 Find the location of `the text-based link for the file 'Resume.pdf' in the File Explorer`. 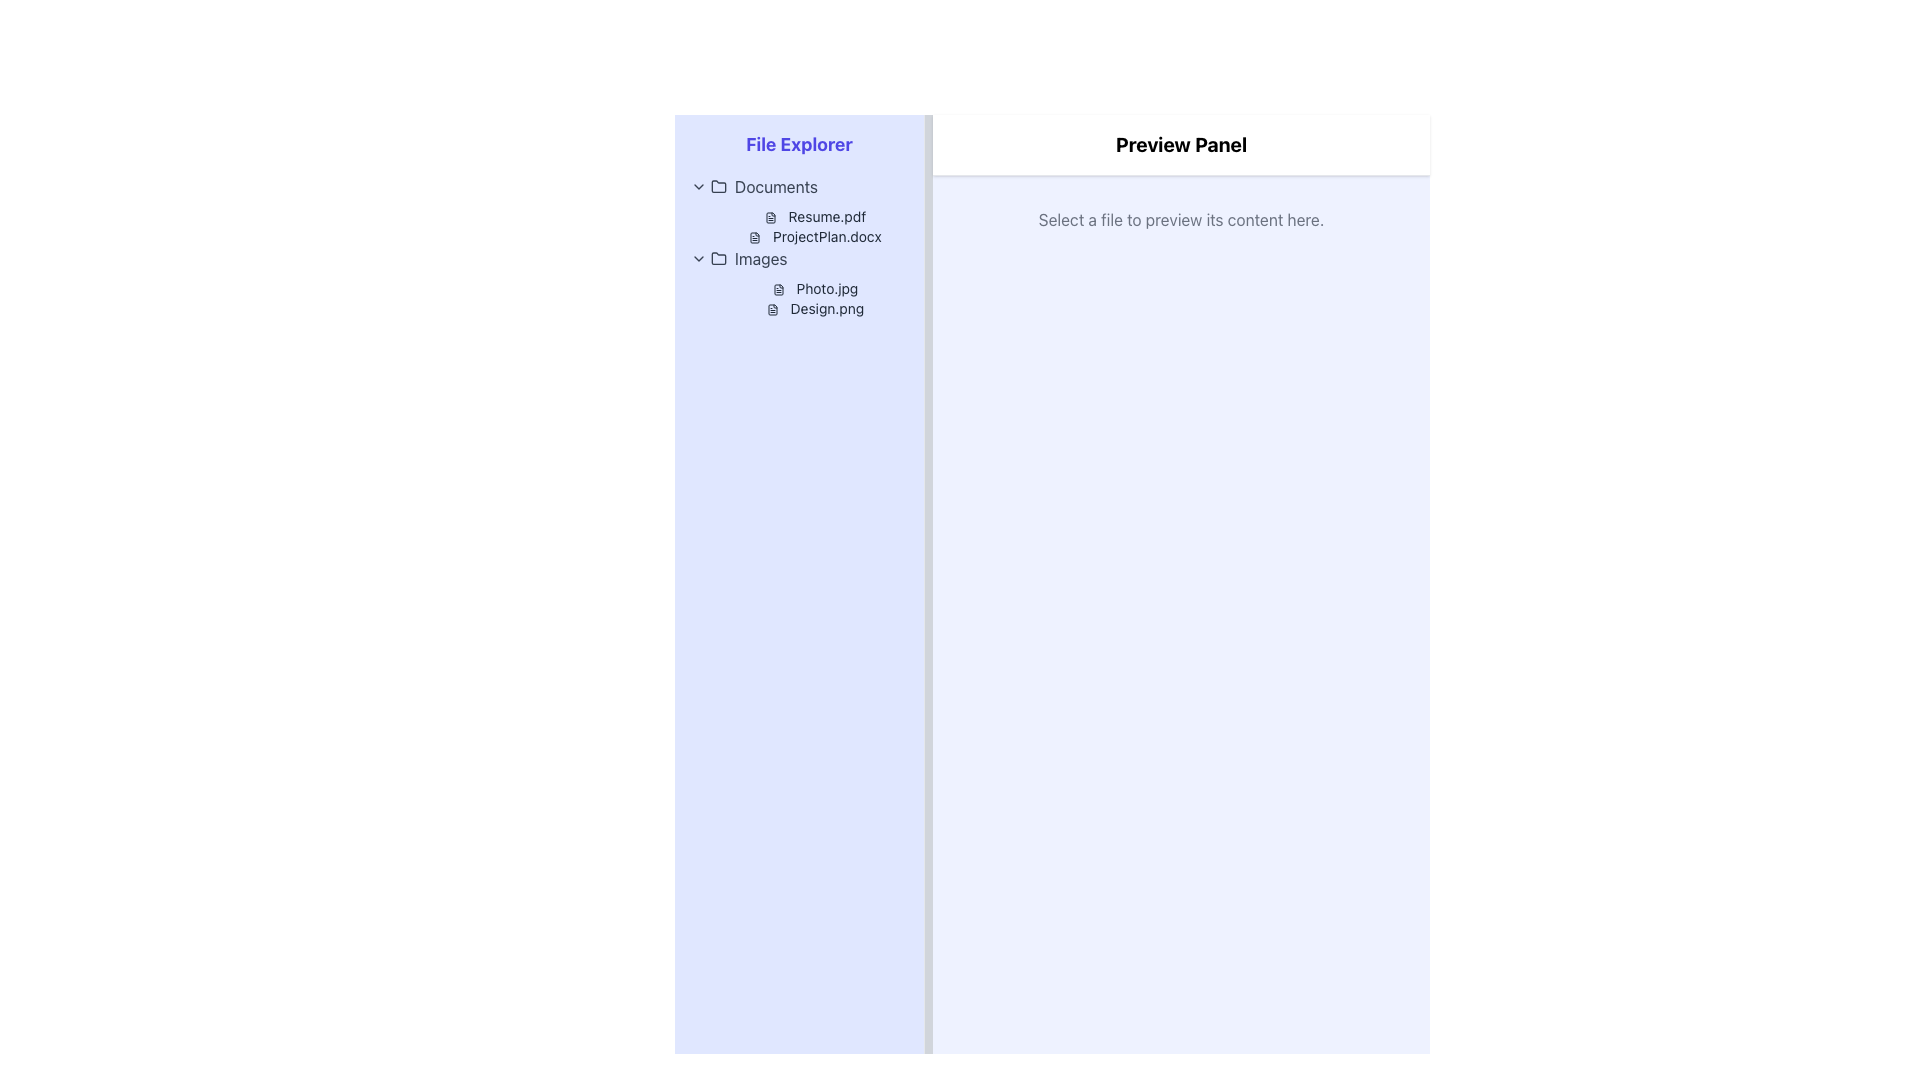

the text-based link for the file 'Resume.pdf' in the File Explorer is located at coordinates (815, 216).